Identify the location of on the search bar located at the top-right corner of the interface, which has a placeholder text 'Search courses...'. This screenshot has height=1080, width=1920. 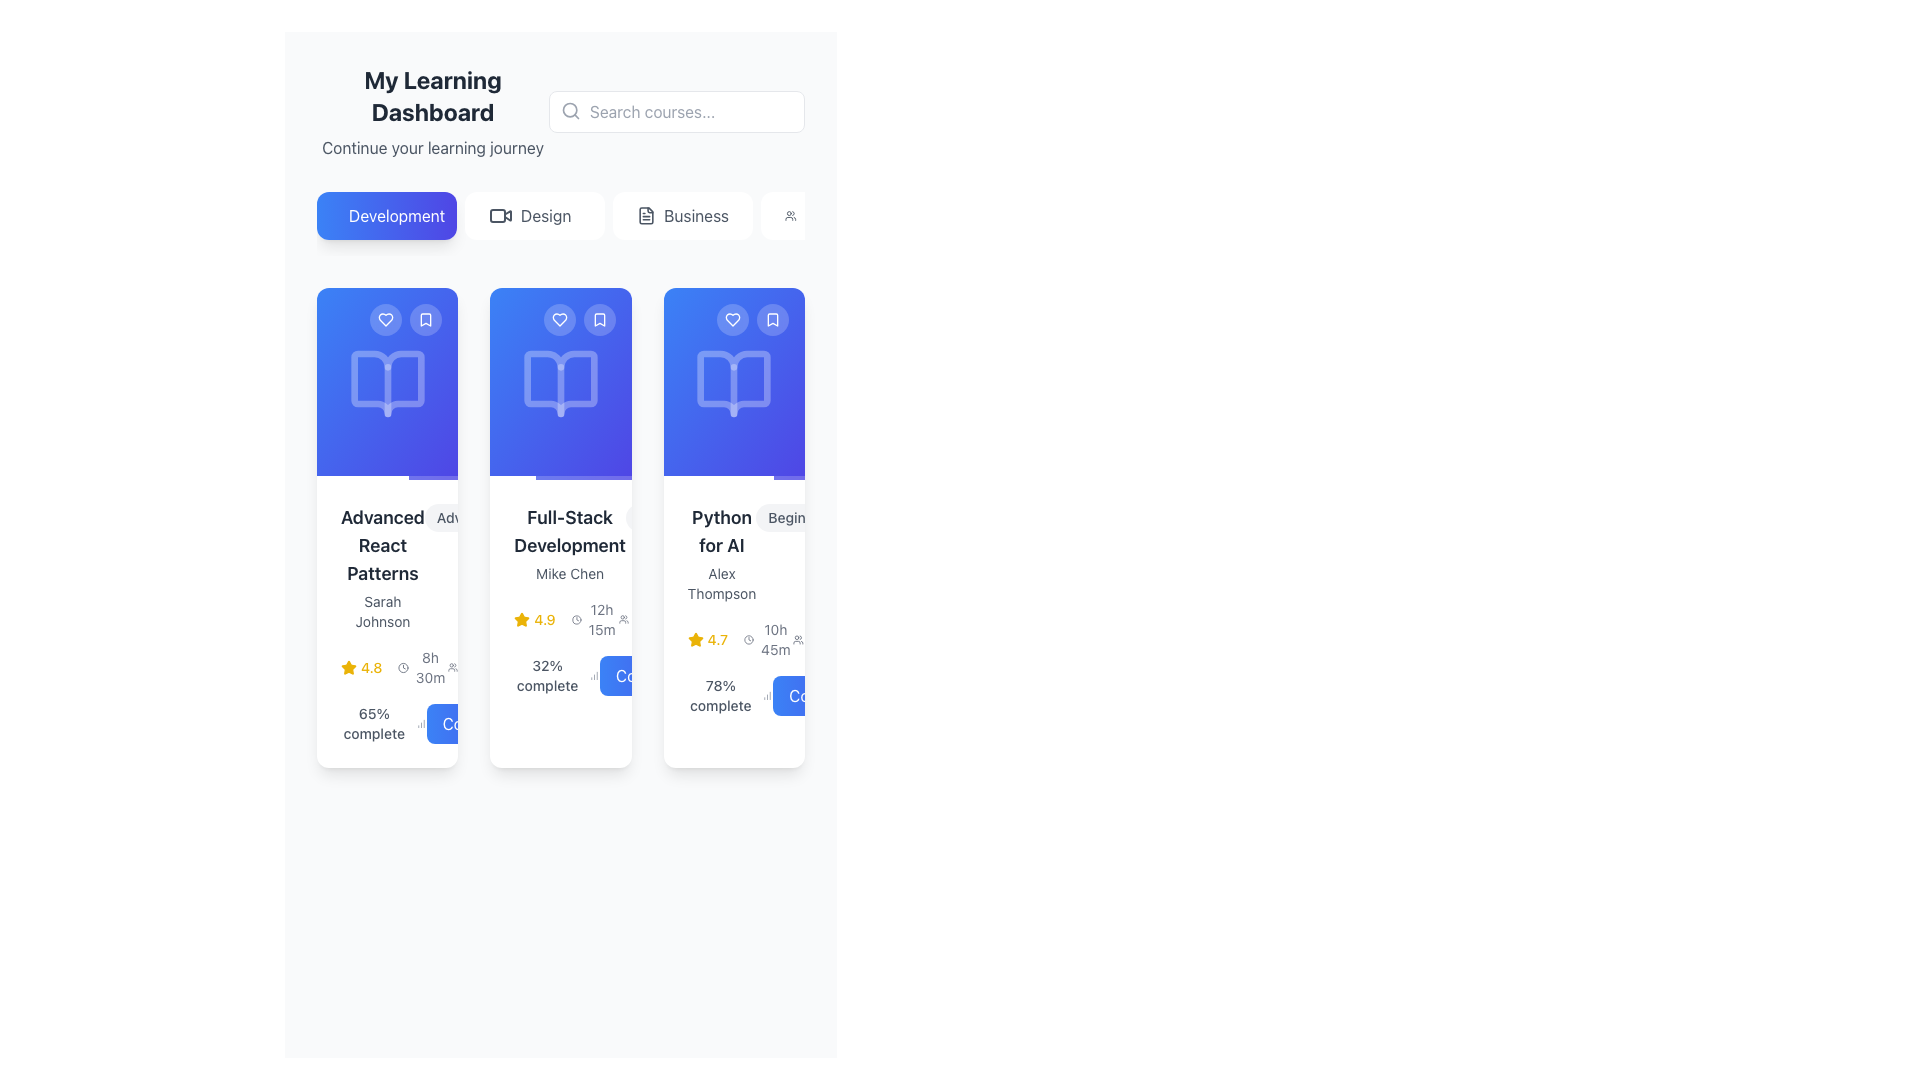
(676, 111).